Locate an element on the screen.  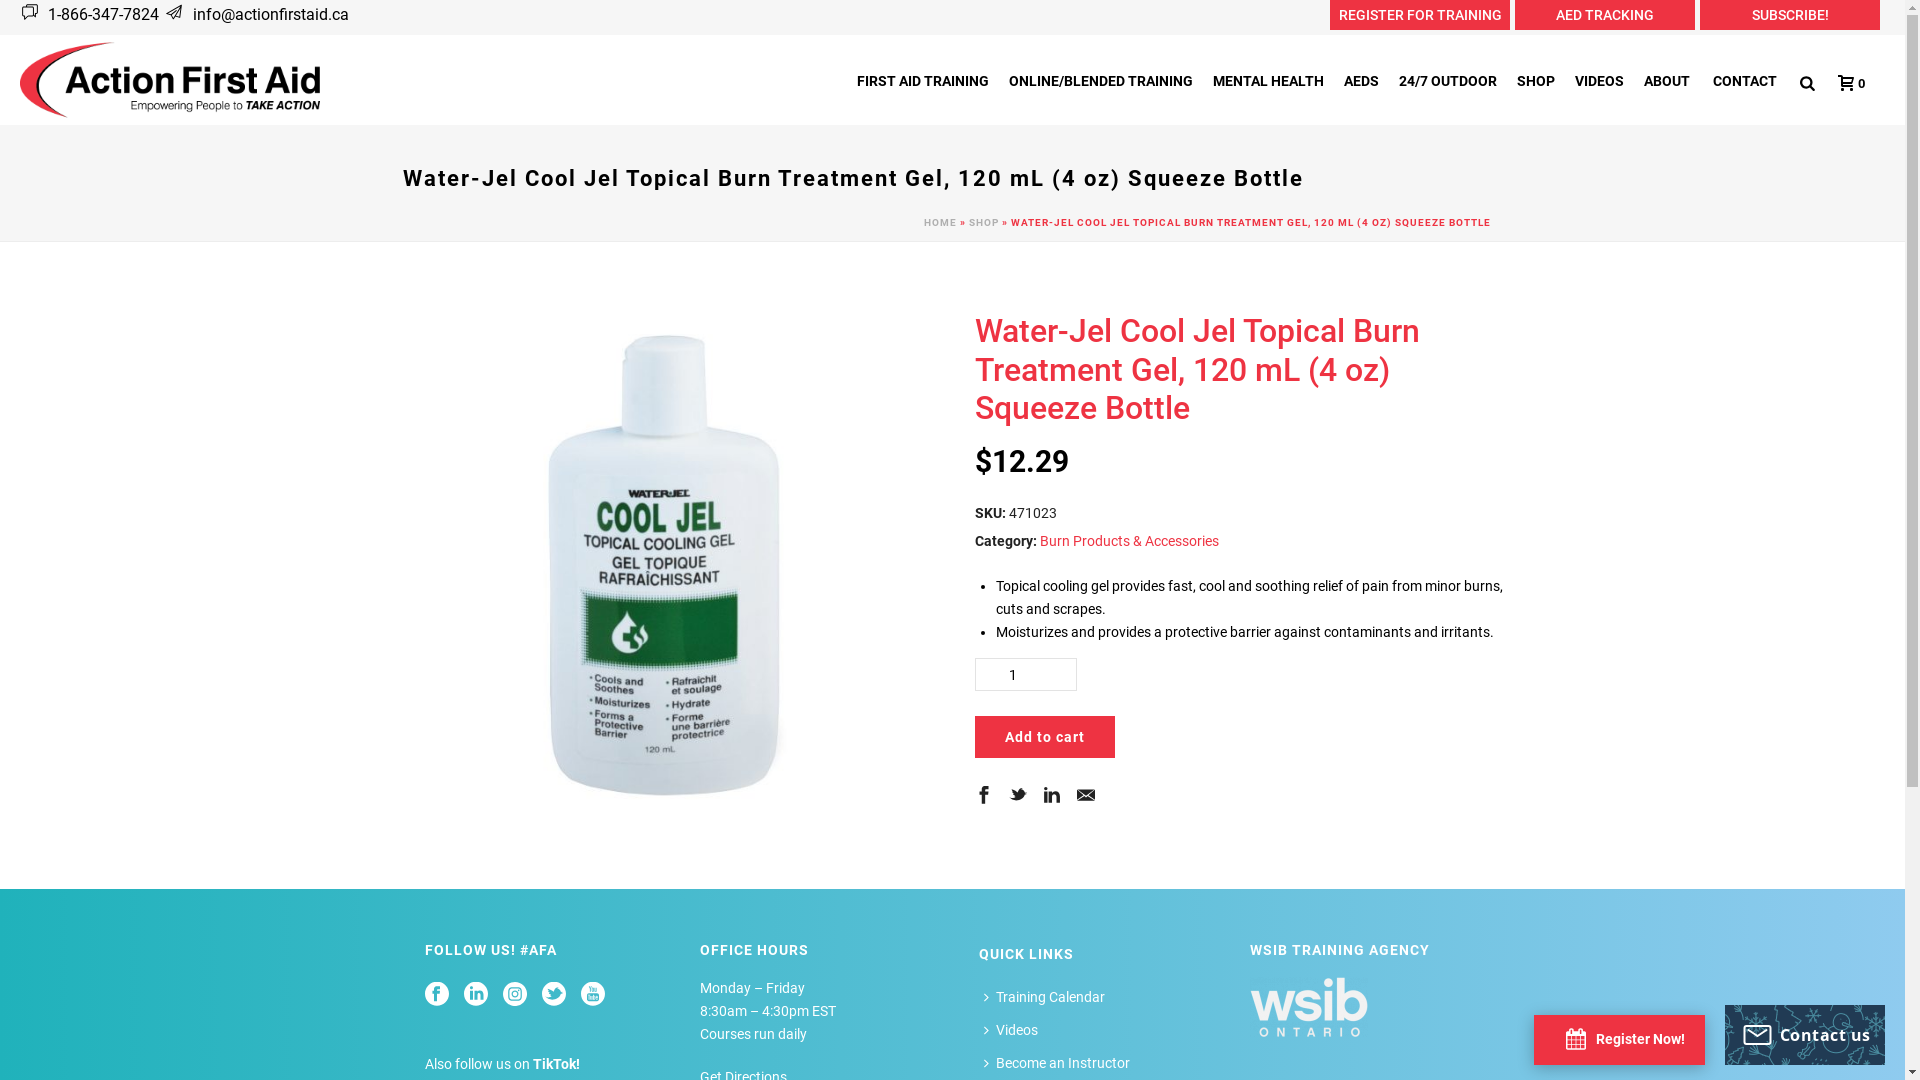
'FIRST AID TRAINING' is located at coordinates (921, 80).